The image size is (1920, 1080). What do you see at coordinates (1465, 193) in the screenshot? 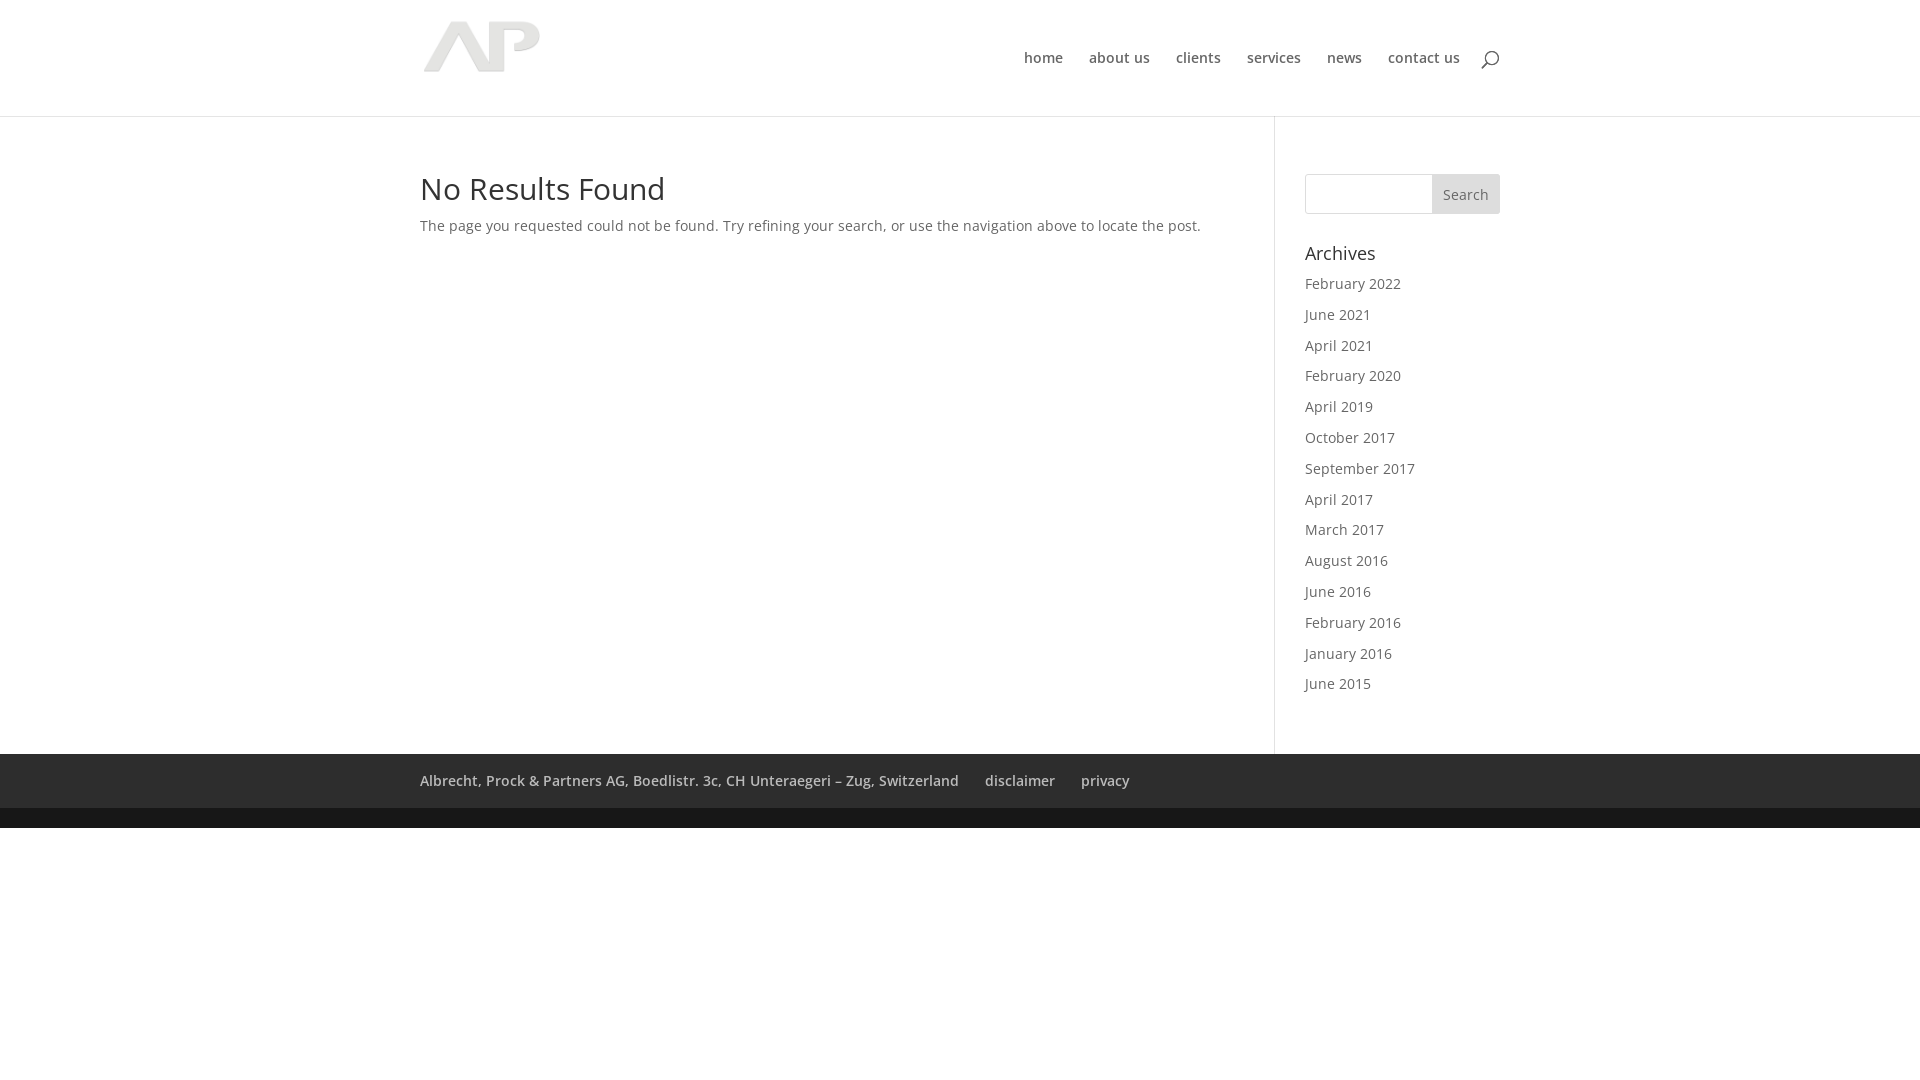
I see `'Search'` at bounding box center [1465, 193].